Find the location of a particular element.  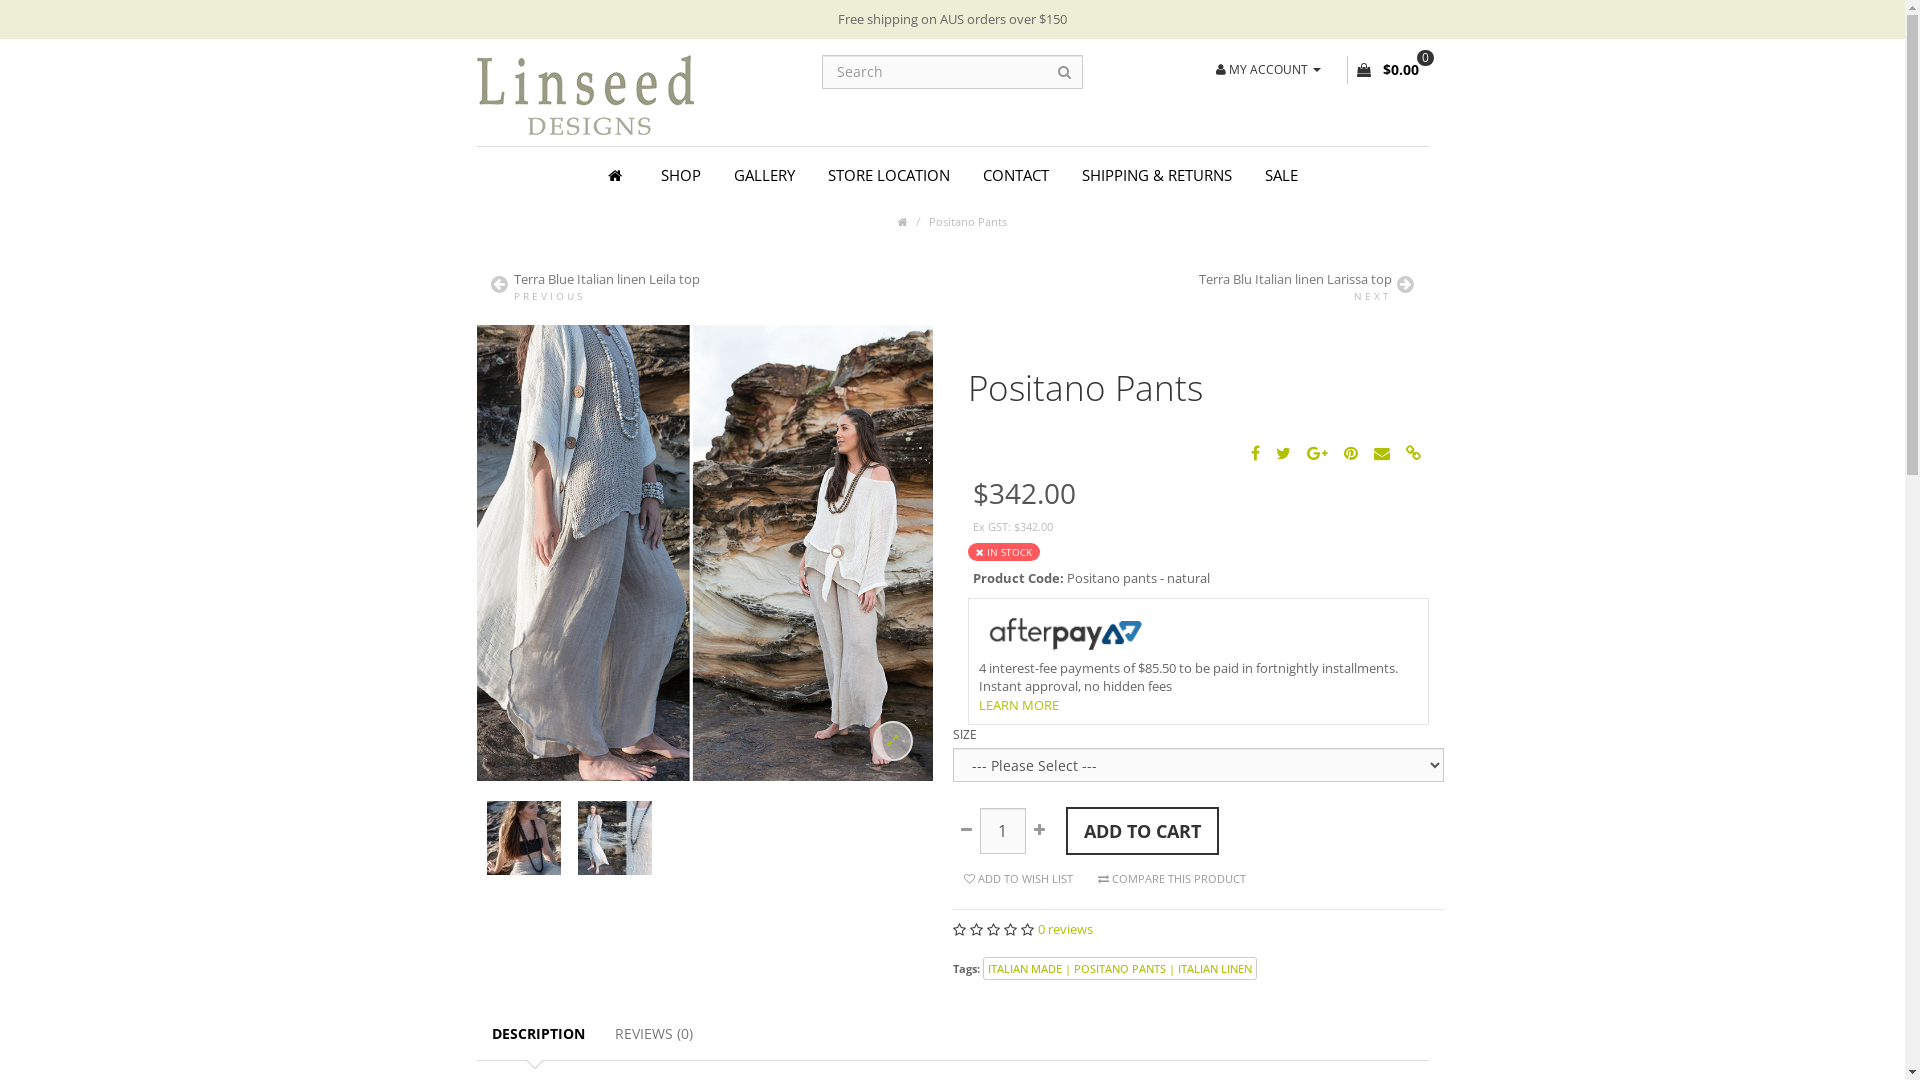

'LEARN MORE' is located at coordinates (1017, 704).